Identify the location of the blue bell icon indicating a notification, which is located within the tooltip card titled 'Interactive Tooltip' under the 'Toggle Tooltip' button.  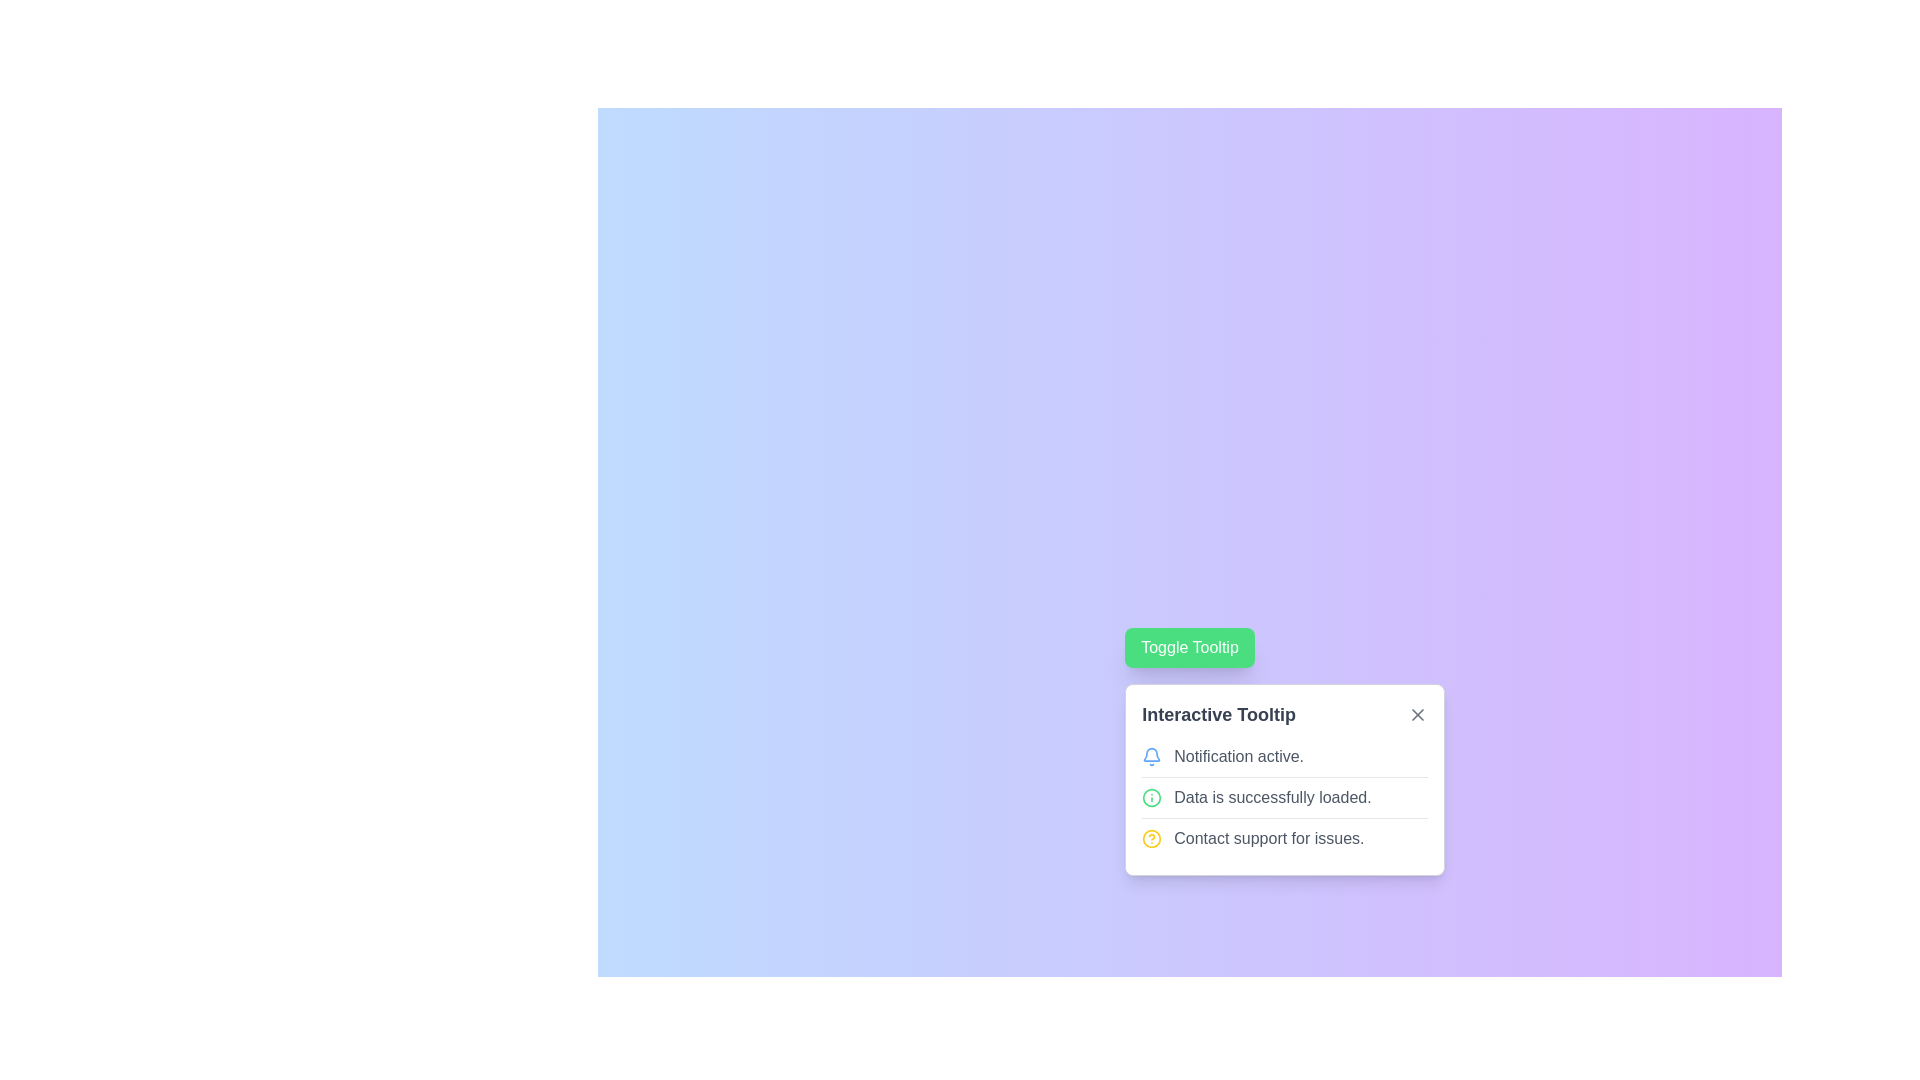
(1152, 756).